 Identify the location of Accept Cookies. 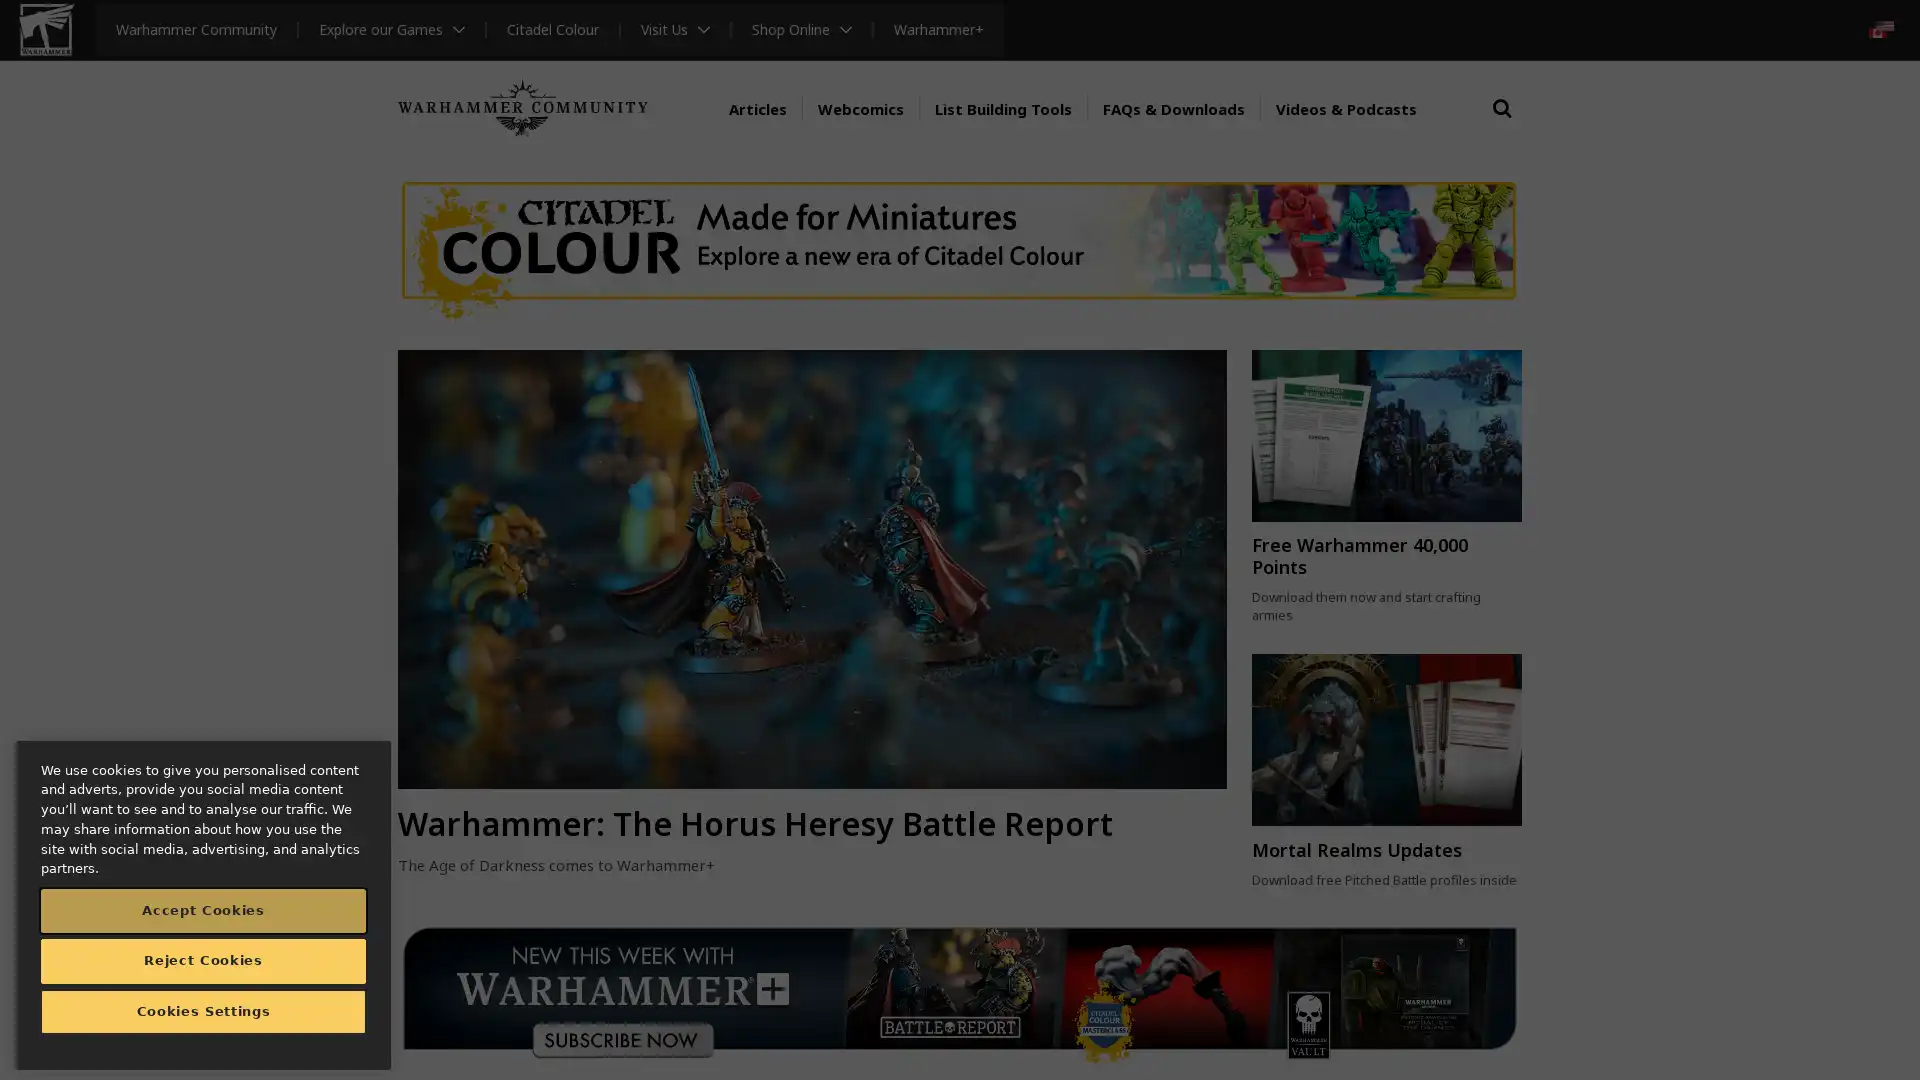
(203, 910).